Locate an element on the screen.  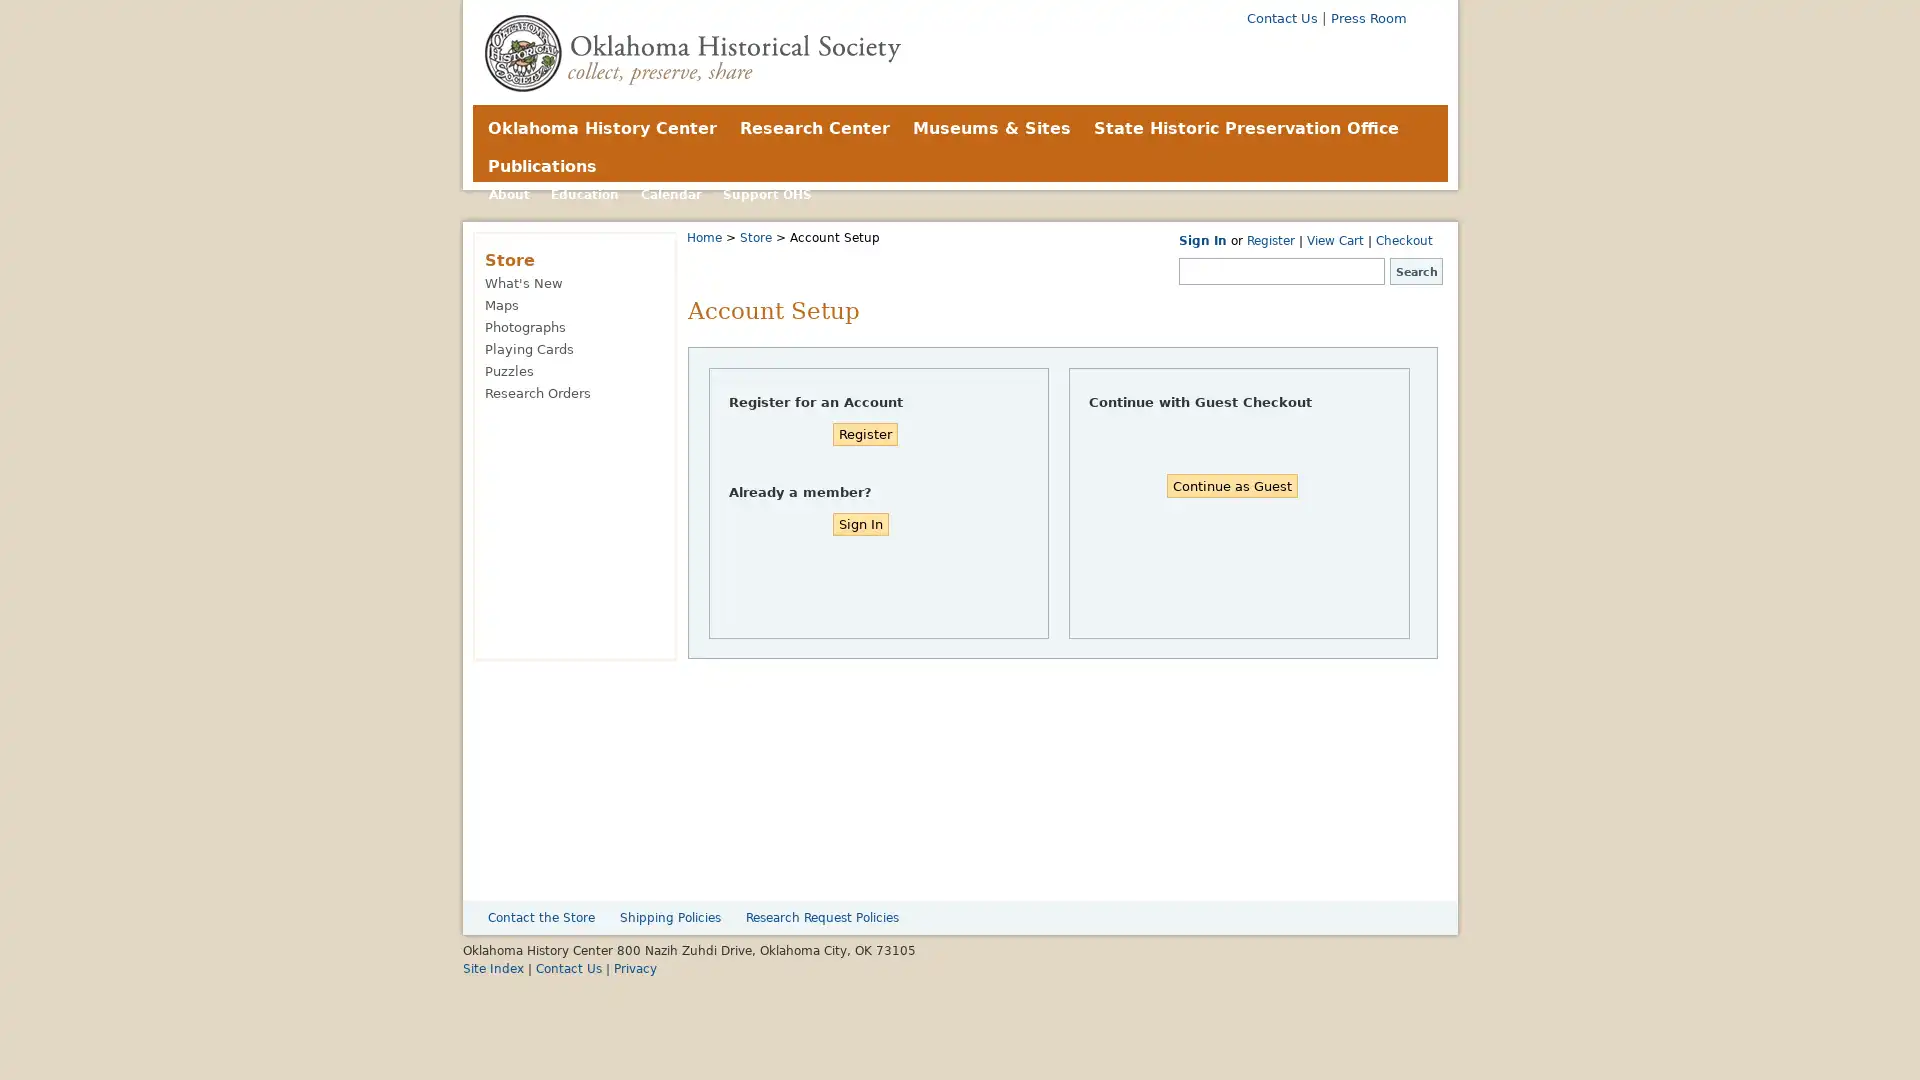
Search is located at coordinates (1414, 271).